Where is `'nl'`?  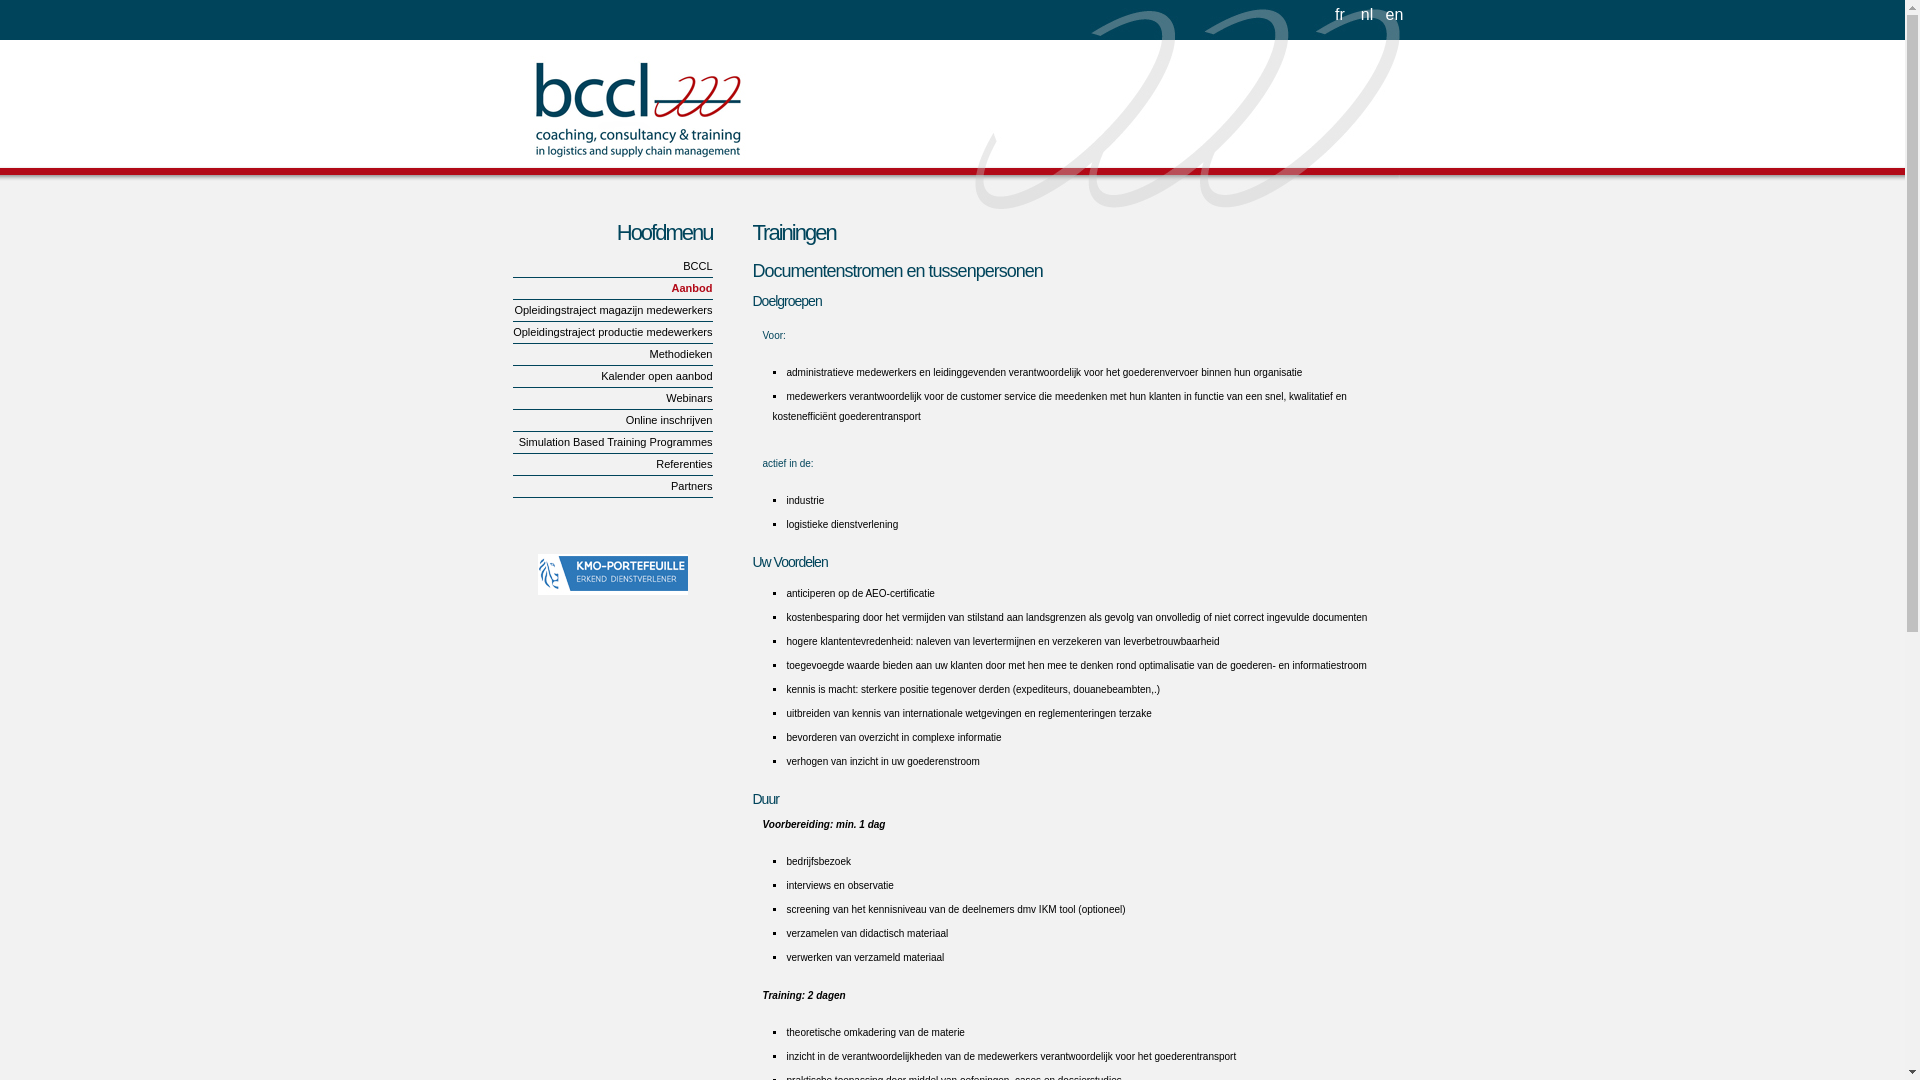
'nl' is located at coordinates (1365, 12).